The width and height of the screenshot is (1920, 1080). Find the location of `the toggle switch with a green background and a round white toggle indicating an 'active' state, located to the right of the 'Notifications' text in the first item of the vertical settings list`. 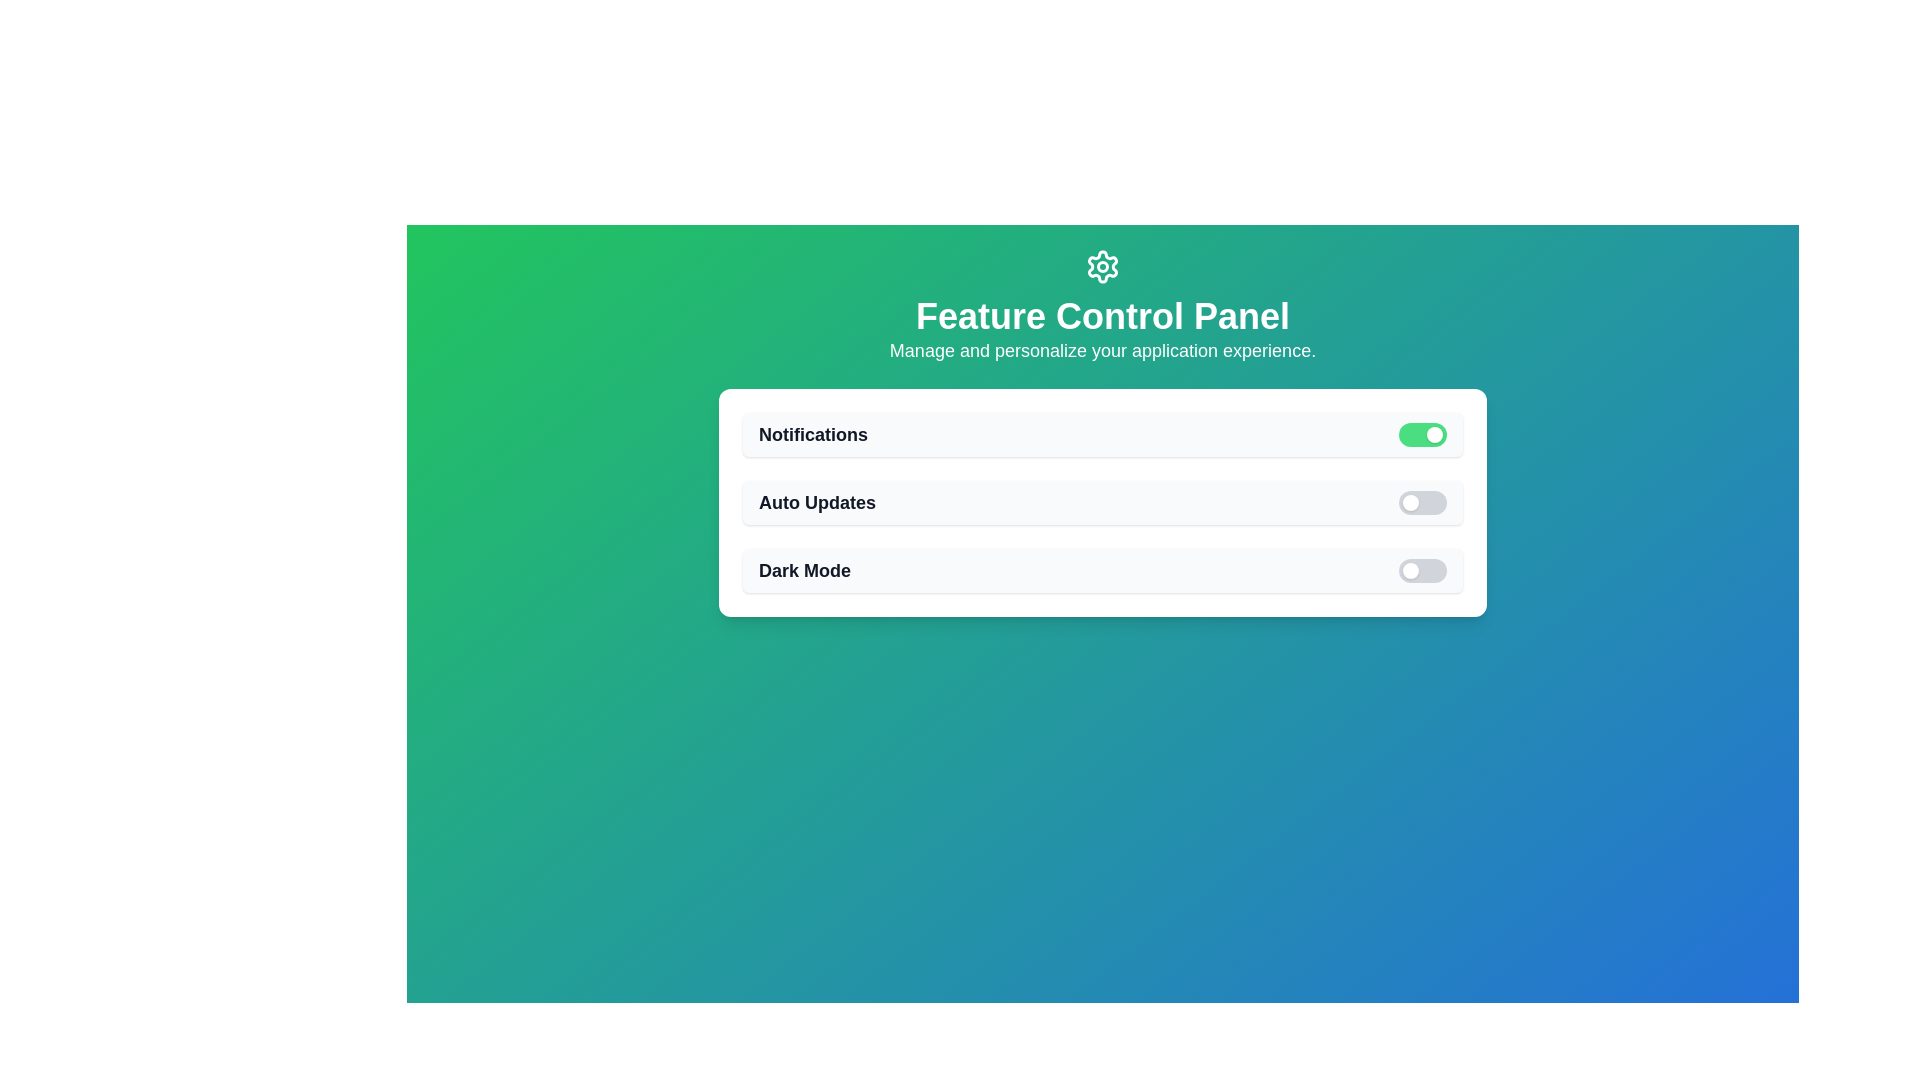

the toggle switch with a green background and a round white toggle indicating an 'active' state, located to the right of the 'Notifications' text in the first item of the vertical settings list is located at coordinates (1421, 434).